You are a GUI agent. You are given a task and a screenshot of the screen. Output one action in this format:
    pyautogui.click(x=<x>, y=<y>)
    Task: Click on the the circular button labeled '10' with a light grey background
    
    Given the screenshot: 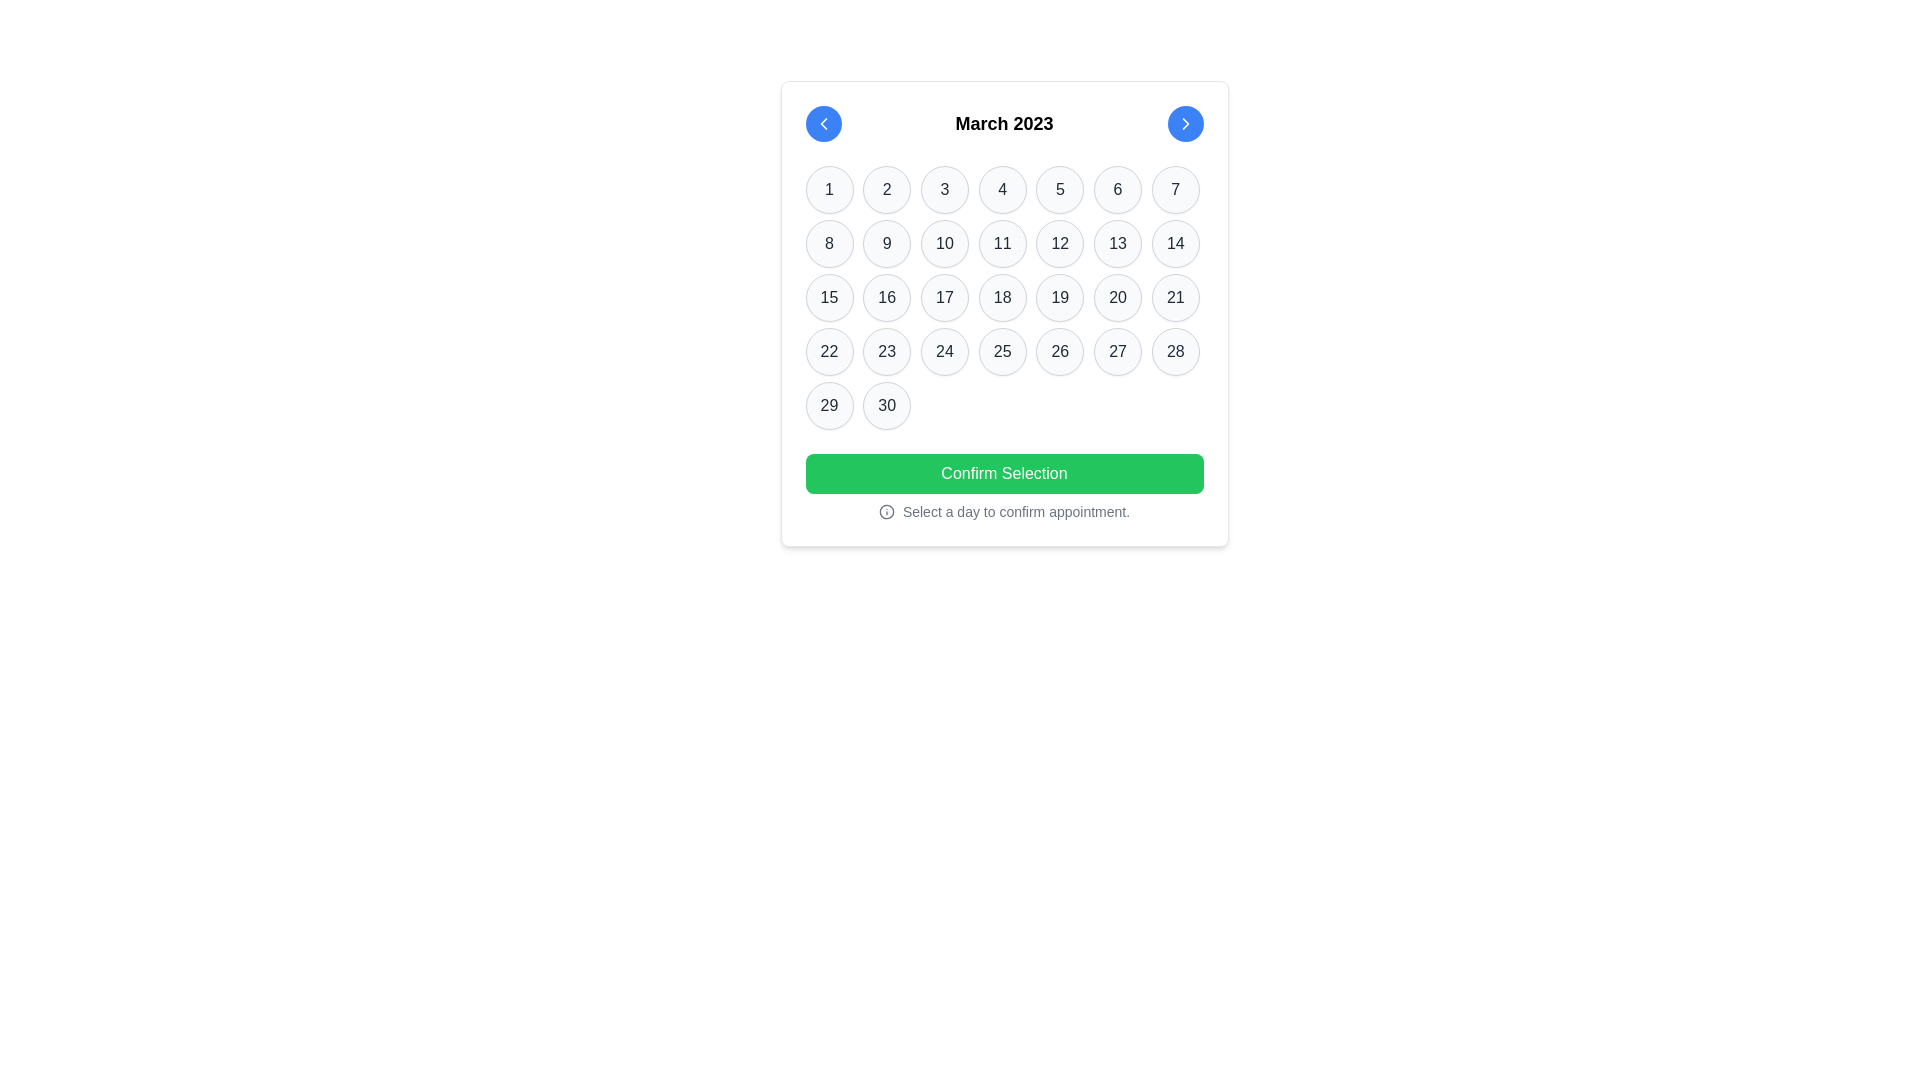 What is the action you would take?
    pyautogui.click(x=943, y=242)
    